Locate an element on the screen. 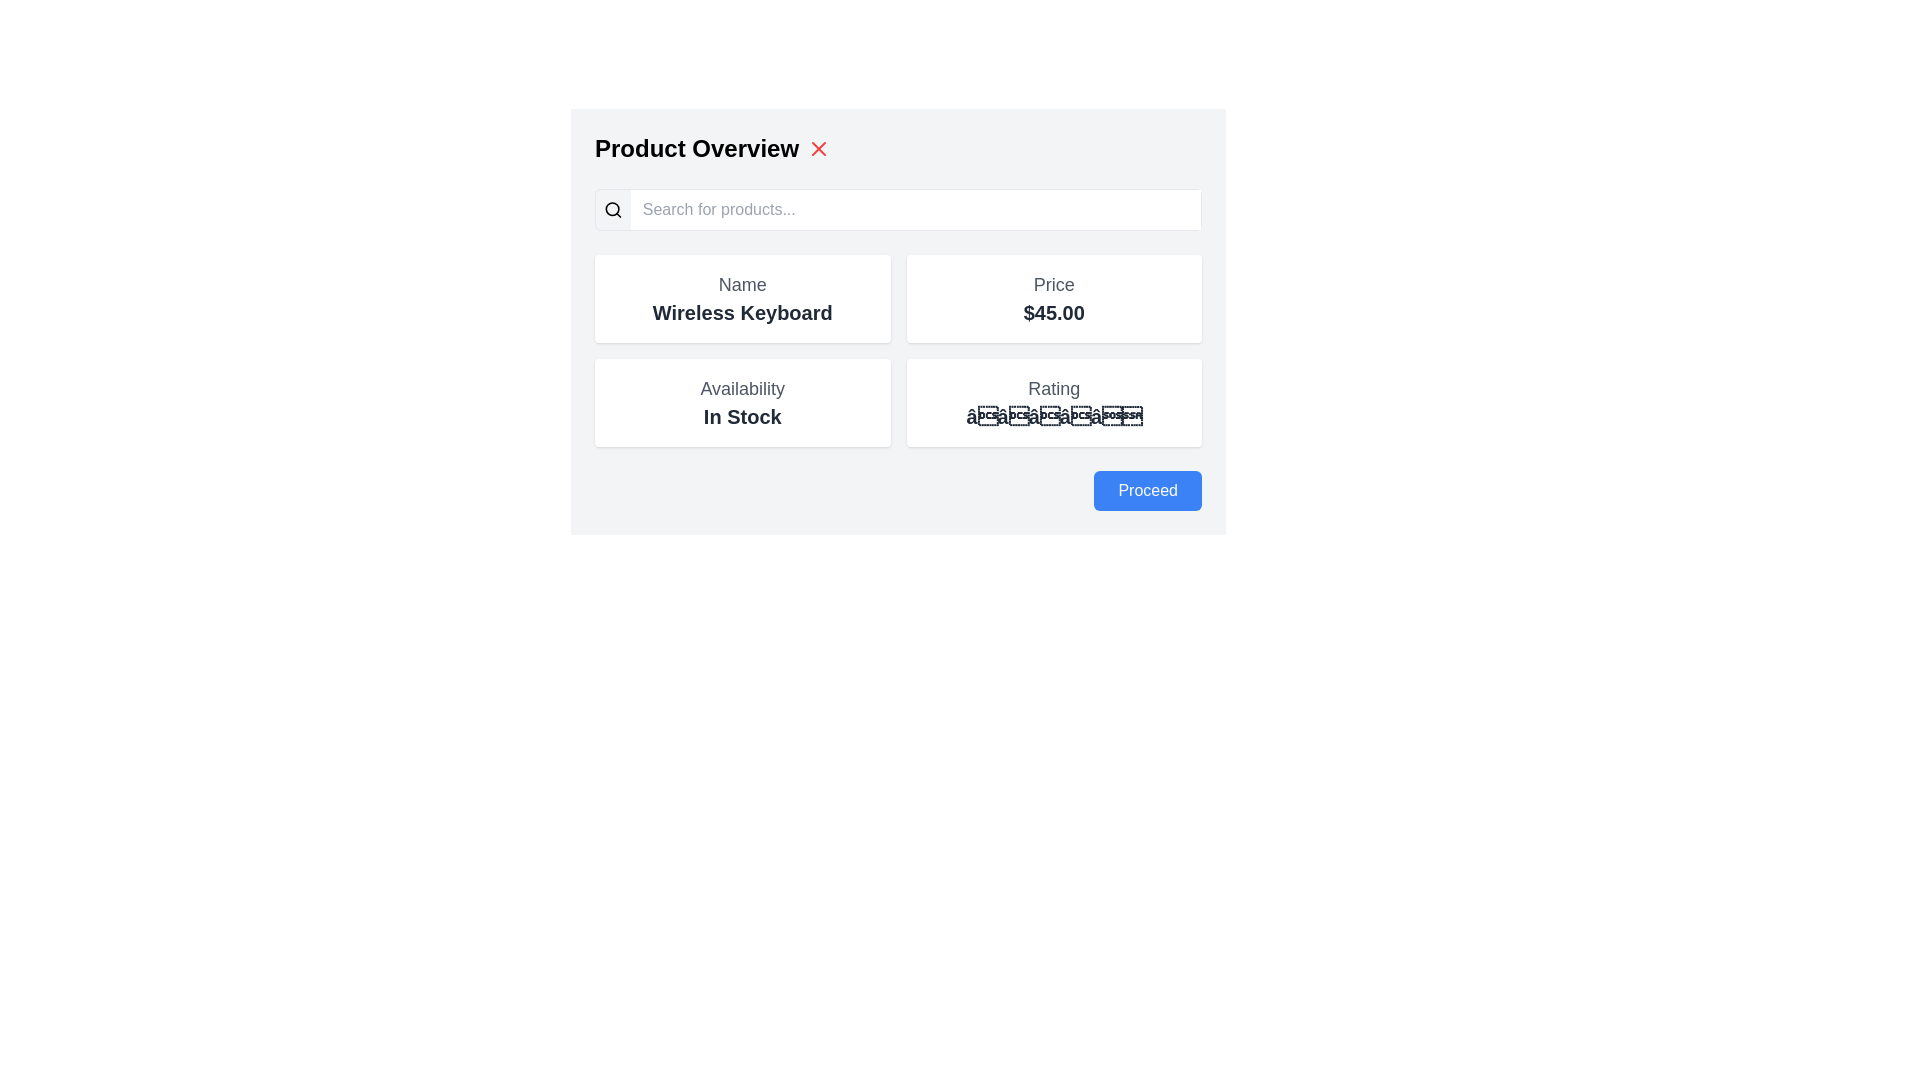  the 'In Stock' text label, which is displayed in bold dark gray font within the 'Availability' panel, located centrally at the bottom of the layout is located at coordinates (741, 415).